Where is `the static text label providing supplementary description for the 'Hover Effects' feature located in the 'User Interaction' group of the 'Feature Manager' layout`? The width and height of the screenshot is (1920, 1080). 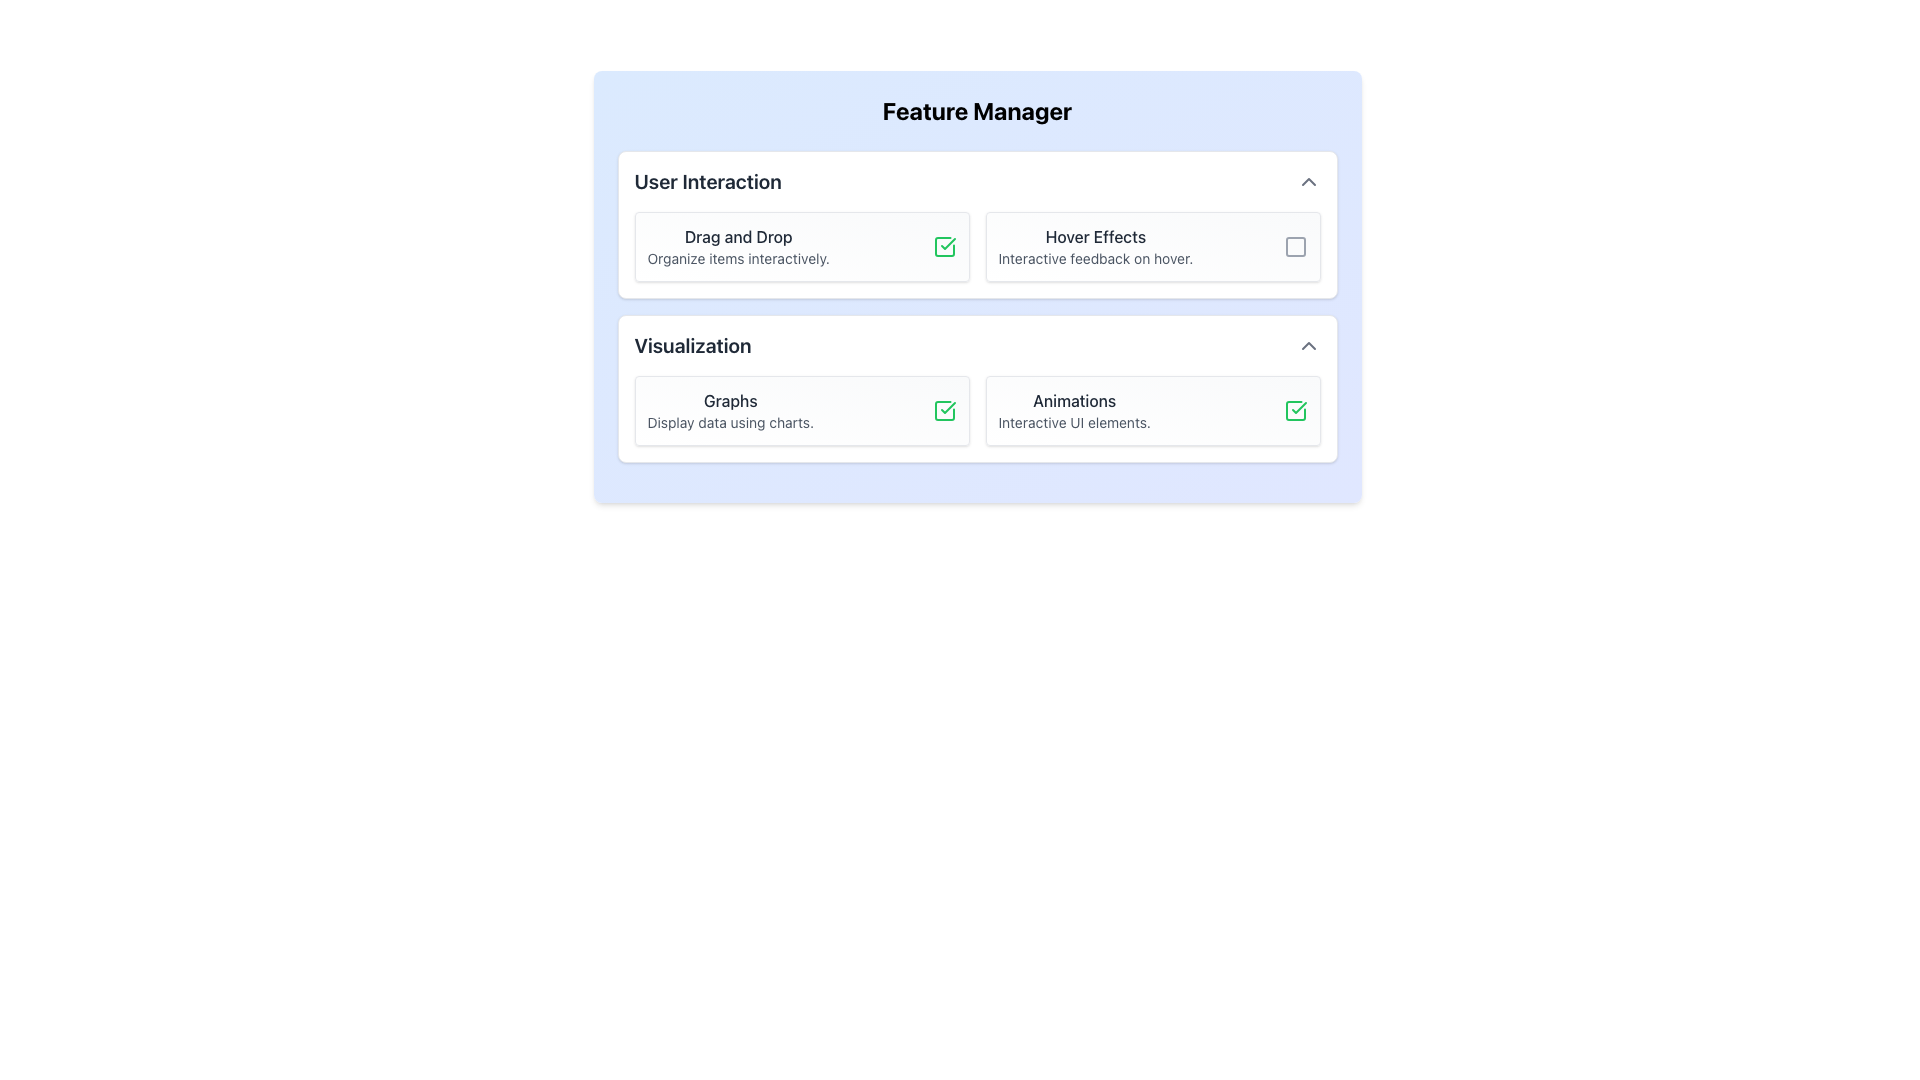
the static text label providing supplementary description for the 'Hover Effects' feature located in the 'User Interaction' group of the 'Feature Manager' layout is located at coordinates (1094, 257).